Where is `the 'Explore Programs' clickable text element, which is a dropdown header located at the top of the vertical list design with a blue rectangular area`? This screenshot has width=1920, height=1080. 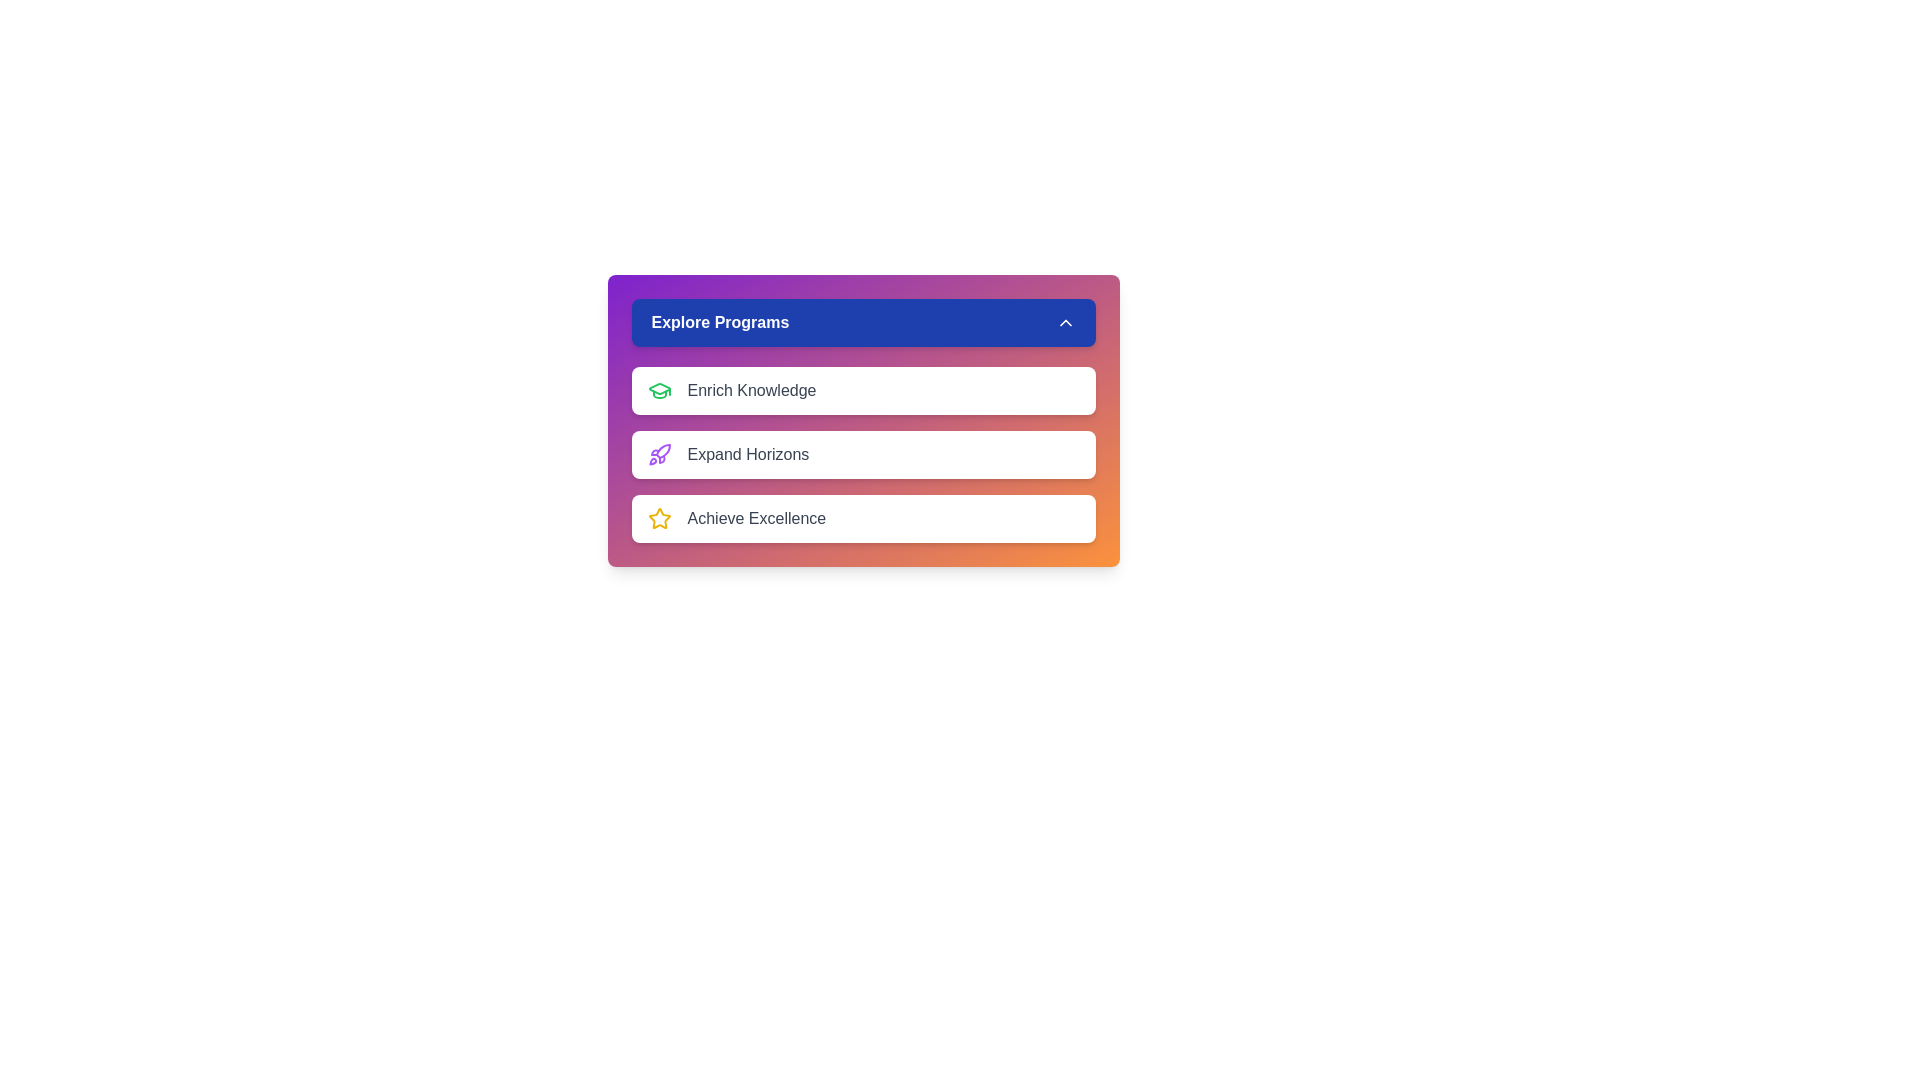
the 'Explore Programs' clickable text element, which is a dropdown header located at the top of the vertical list design with a blue rectangular area is located at coordinates (720, 322).